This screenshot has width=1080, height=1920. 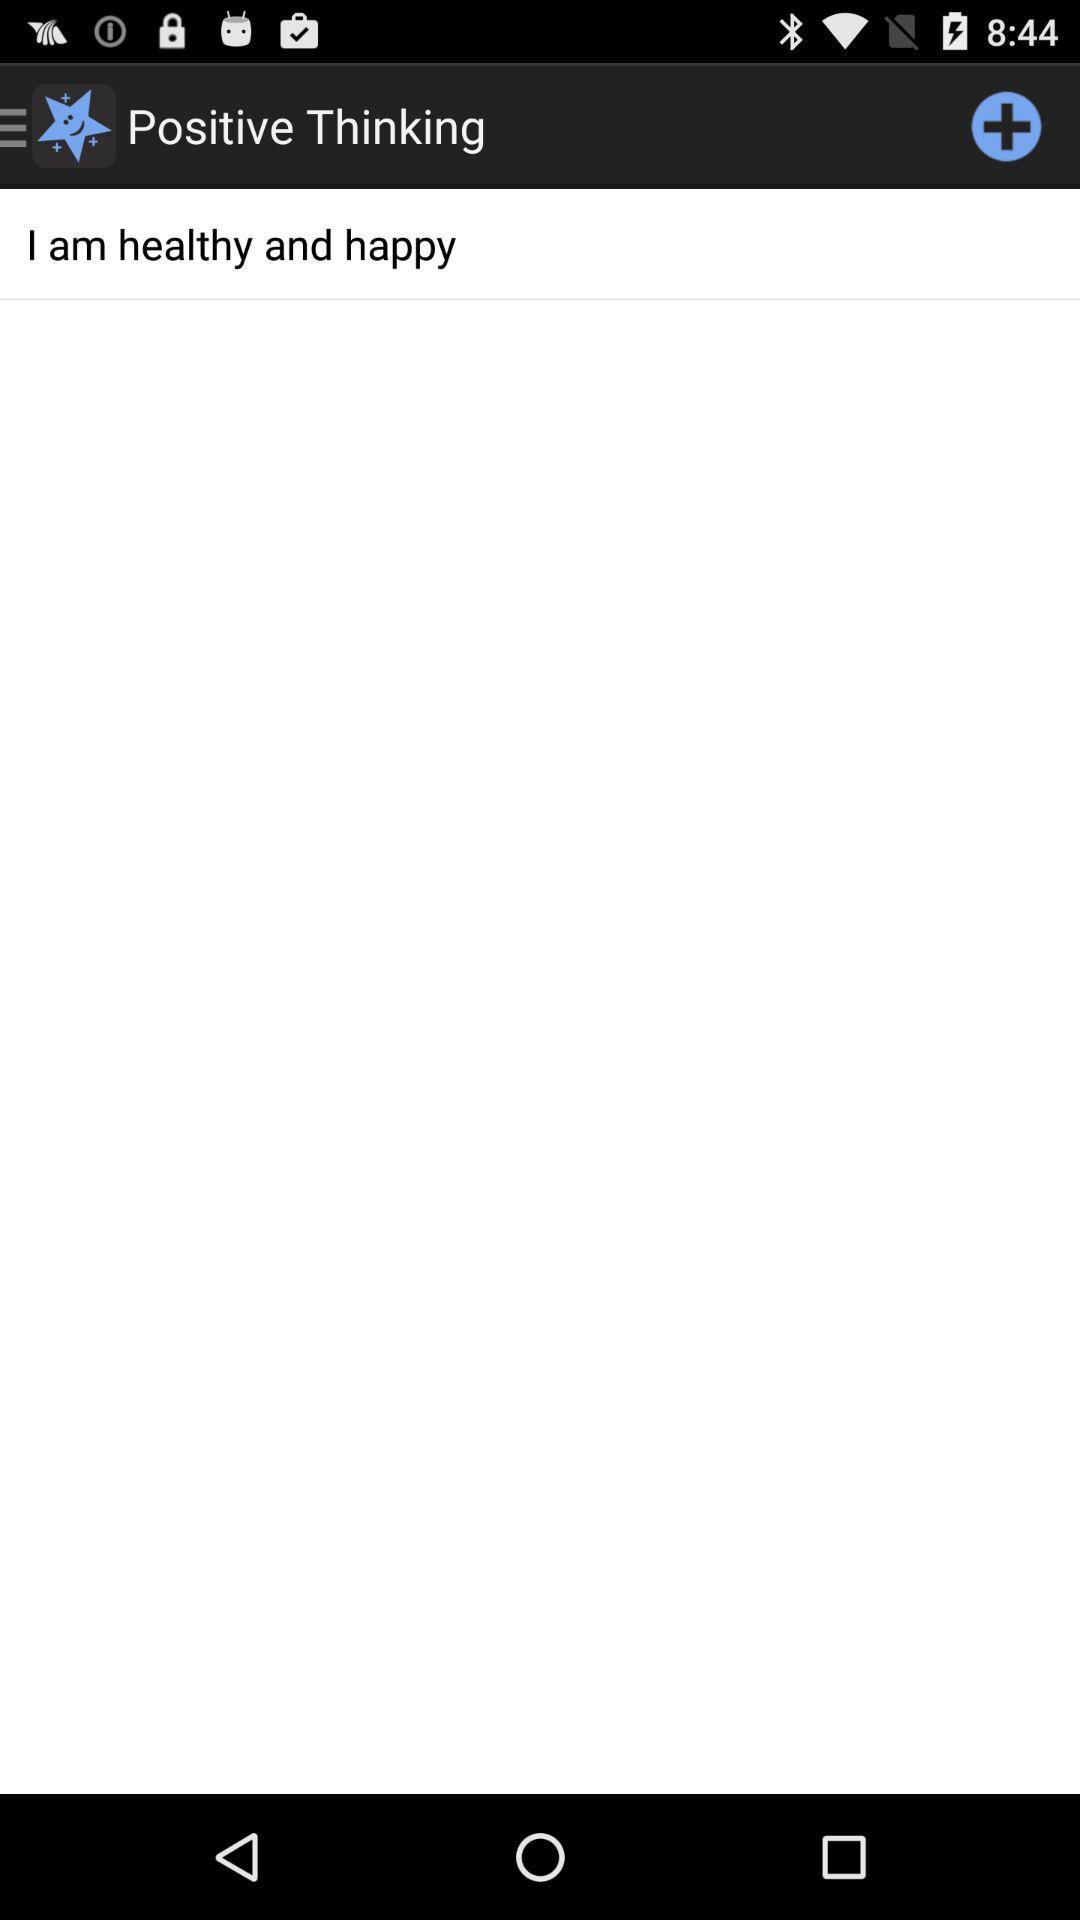 I want to click on icon next to the positive thinking, so click(x=1006, y=124).